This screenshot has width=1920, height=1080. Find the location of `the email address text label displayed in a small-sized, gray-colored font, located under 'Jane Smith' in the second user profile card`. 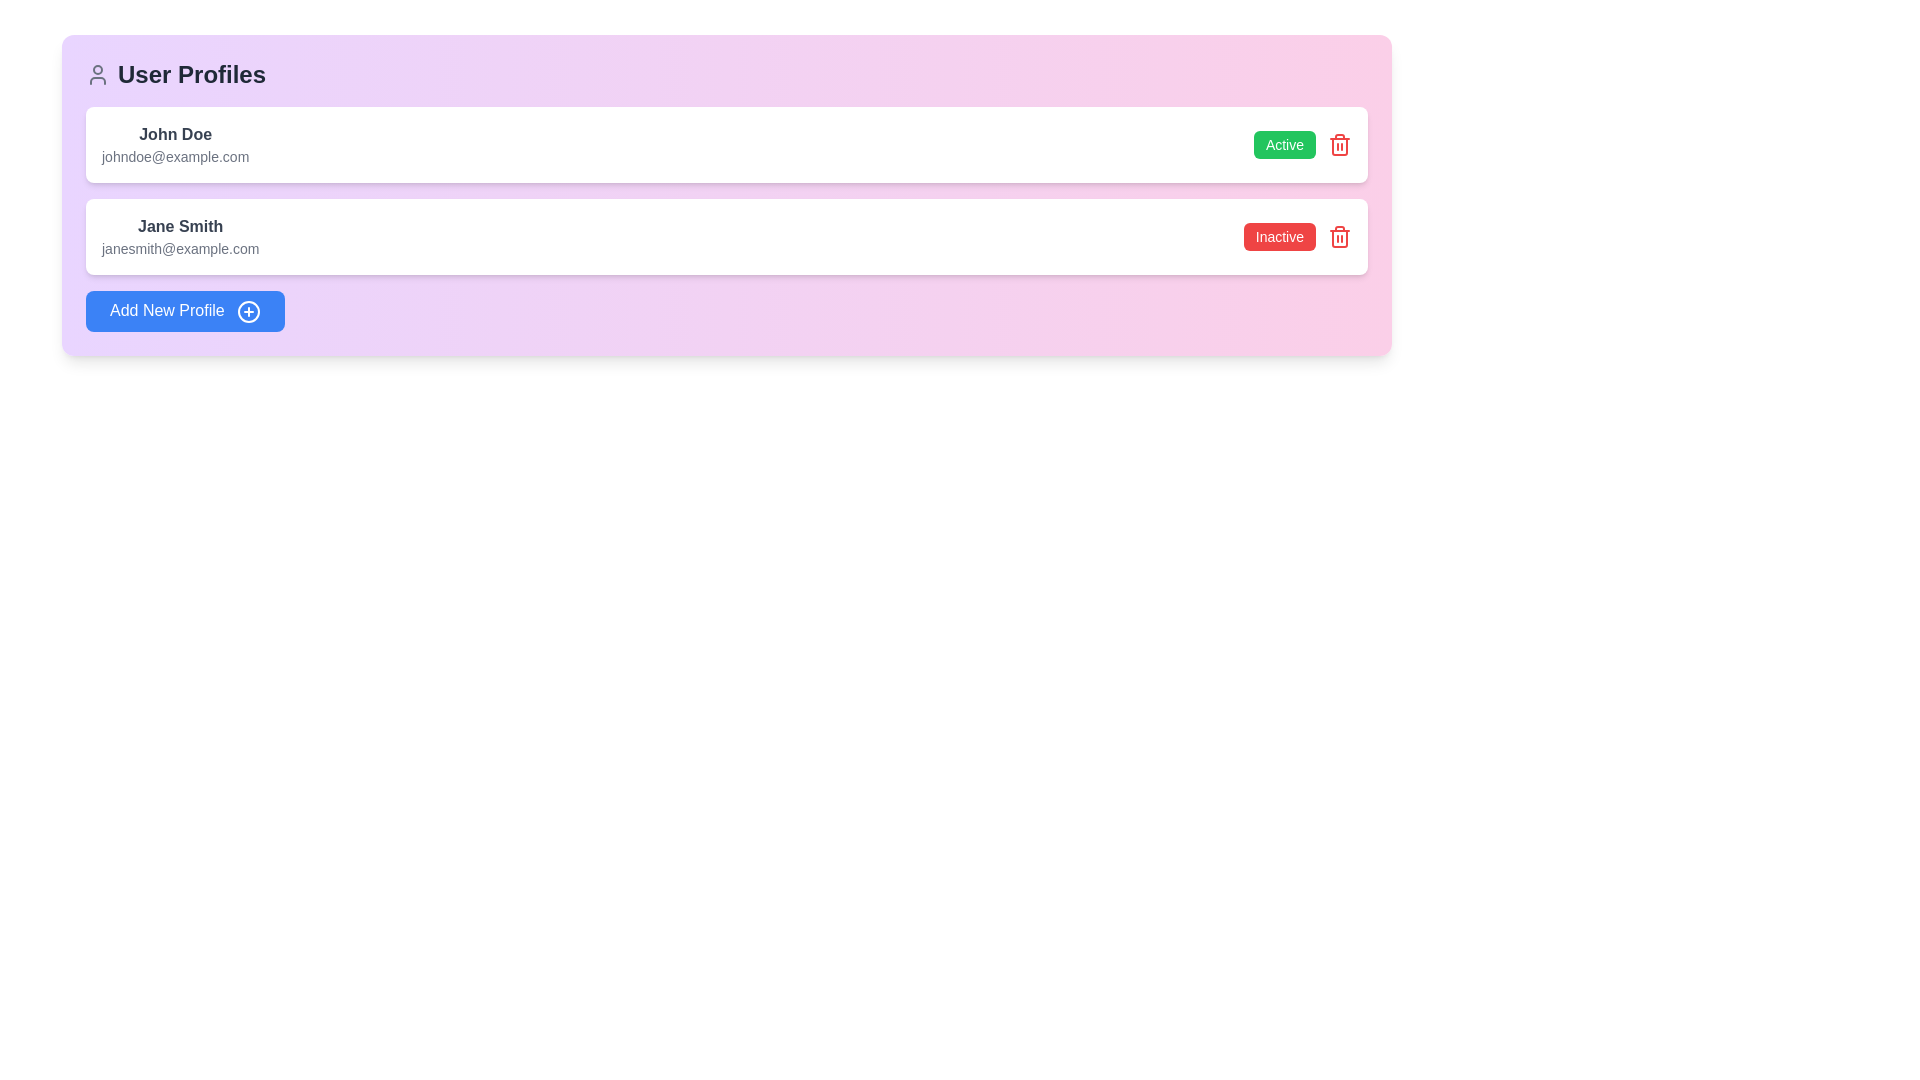

the email address text label displayed in a small-sized, gray-colored font, located under 'Jane Smith' in the second user profile card is located at coordinates (180, 248).